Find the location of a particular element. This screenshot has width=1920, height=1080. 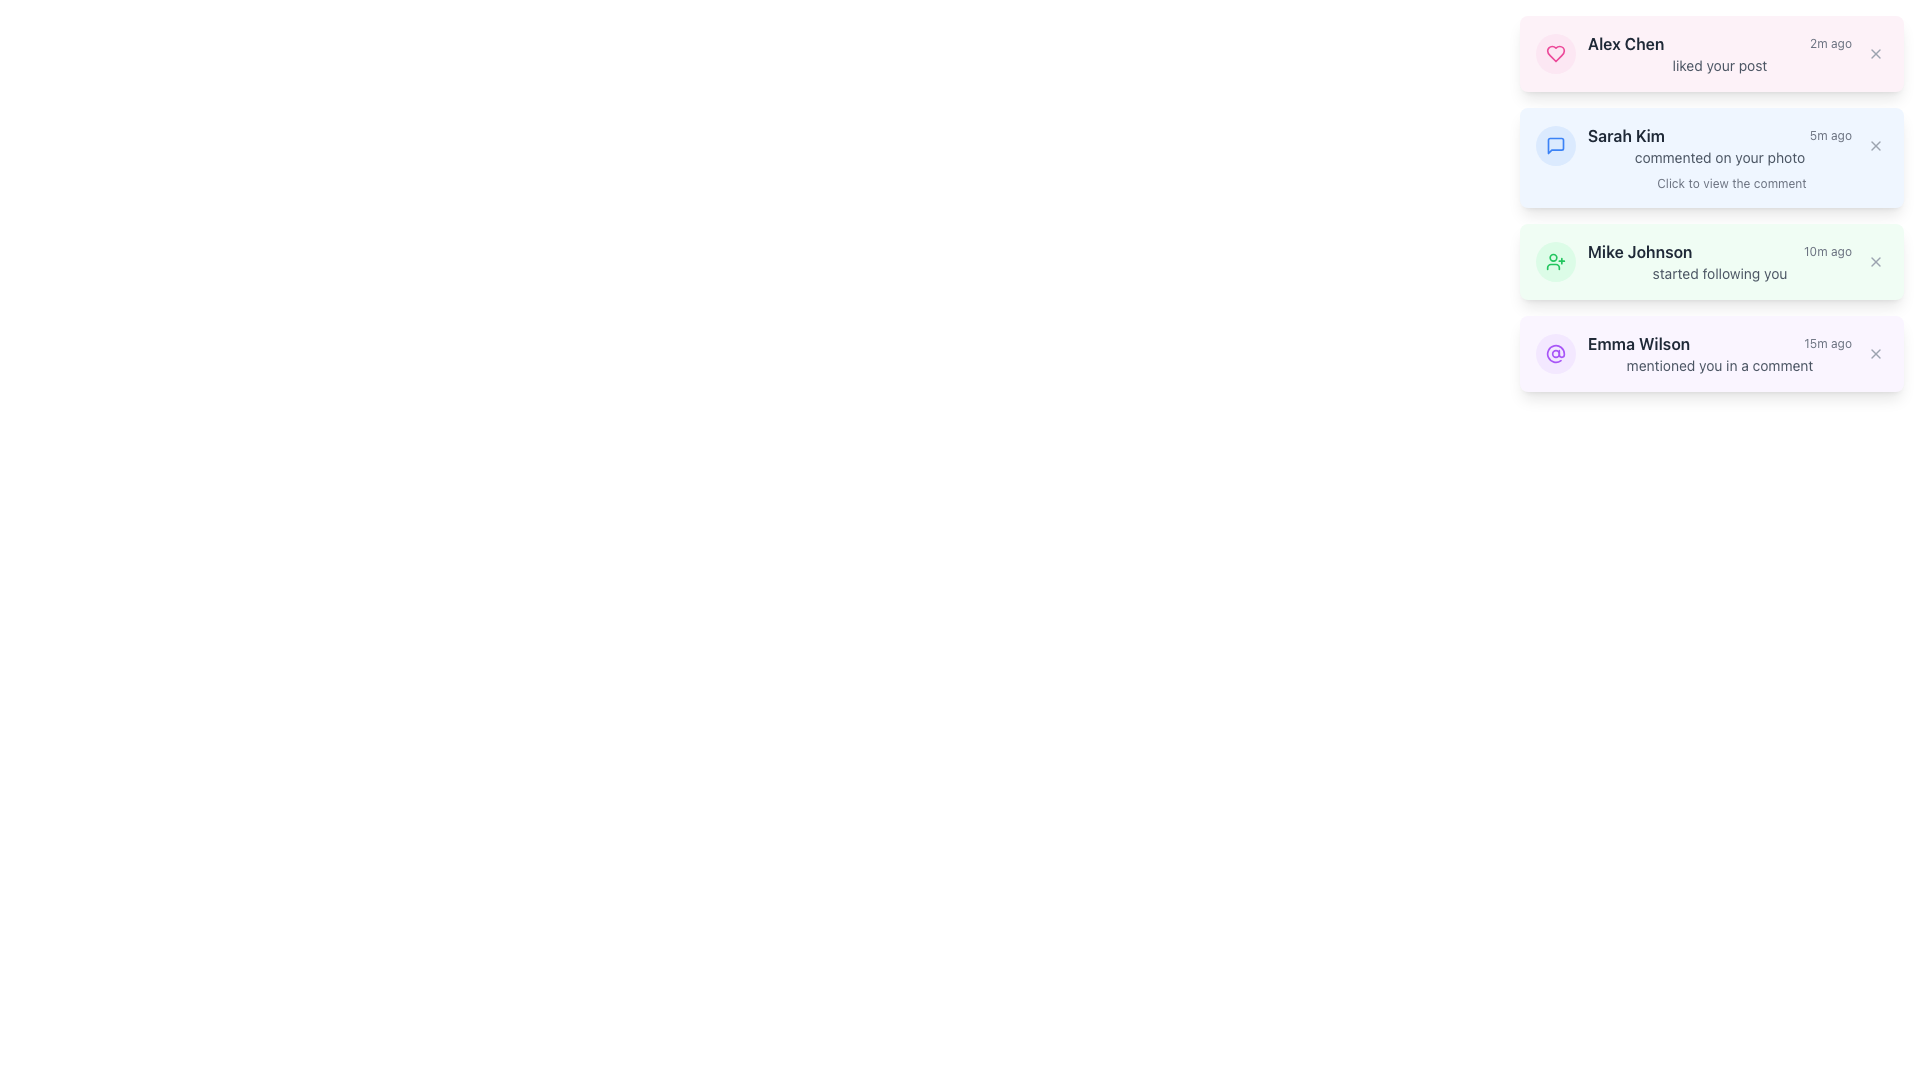

the bottom-most notification card in the right-hand list that contains the icon representing mentions or comments, located next to the text 'Emma Wilson mentioned you in a comment.' is located at coordinates (1554, 353).